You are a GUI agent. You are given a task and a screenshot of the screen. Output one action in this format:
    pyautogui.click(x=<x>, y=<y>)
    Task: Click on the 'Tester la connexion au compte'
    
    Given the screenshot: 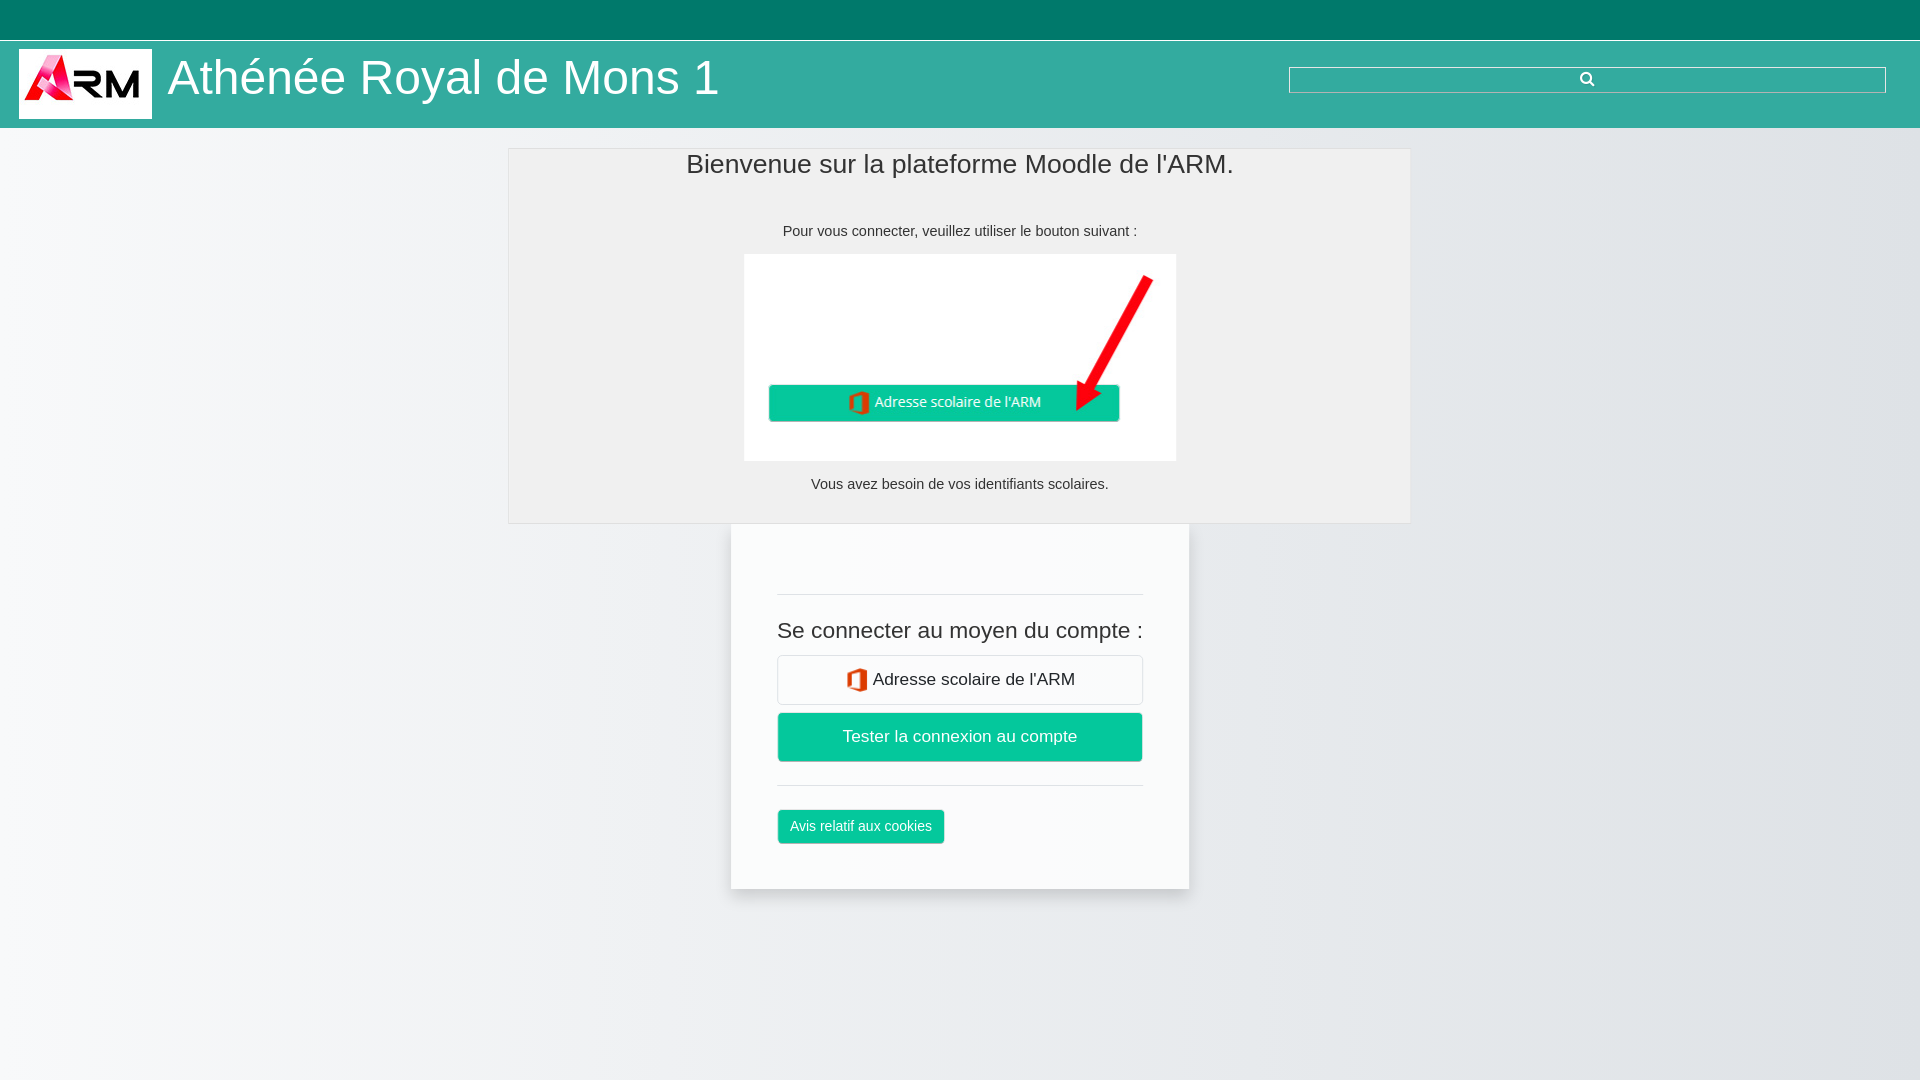 What is the action you would take?
    pyautogui.click(x=960, y=736)
    